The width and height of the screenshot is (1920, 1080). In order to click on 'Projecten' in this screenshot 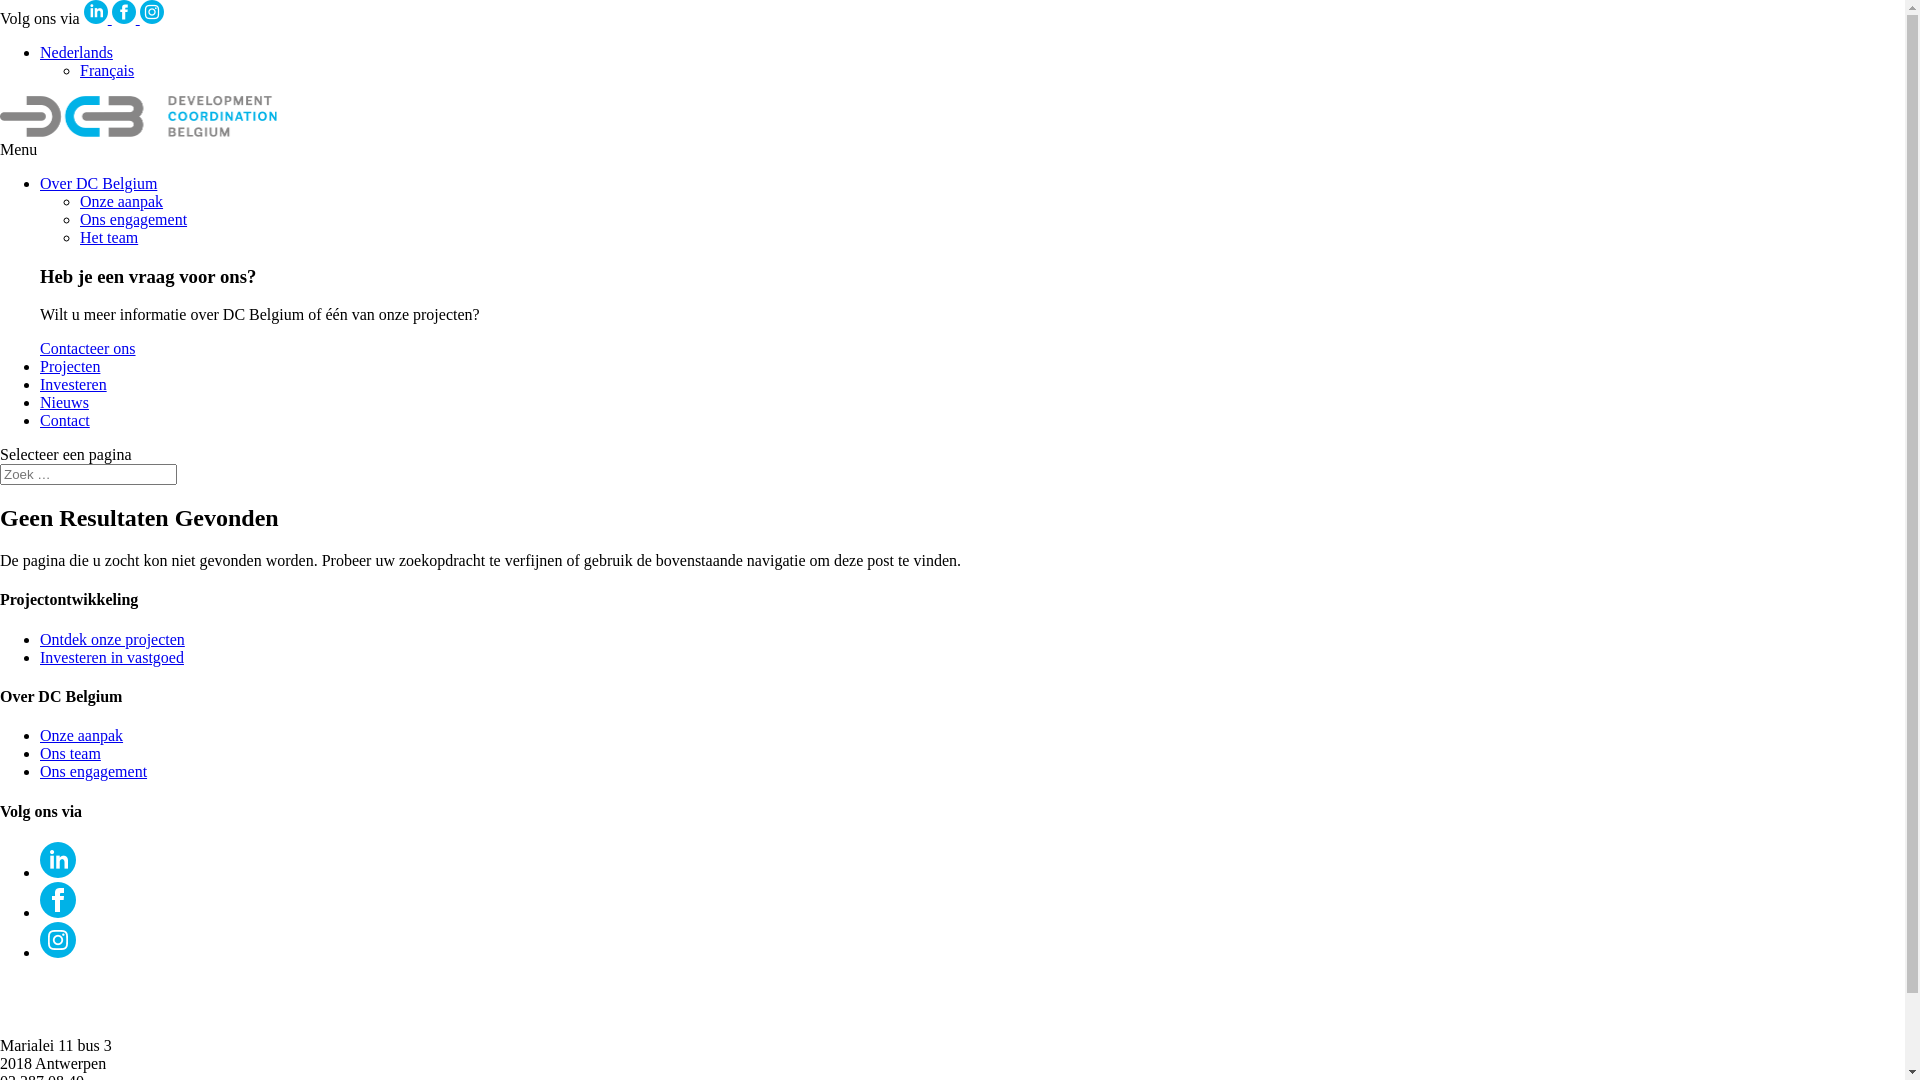, I will do `click(39, 366)`.